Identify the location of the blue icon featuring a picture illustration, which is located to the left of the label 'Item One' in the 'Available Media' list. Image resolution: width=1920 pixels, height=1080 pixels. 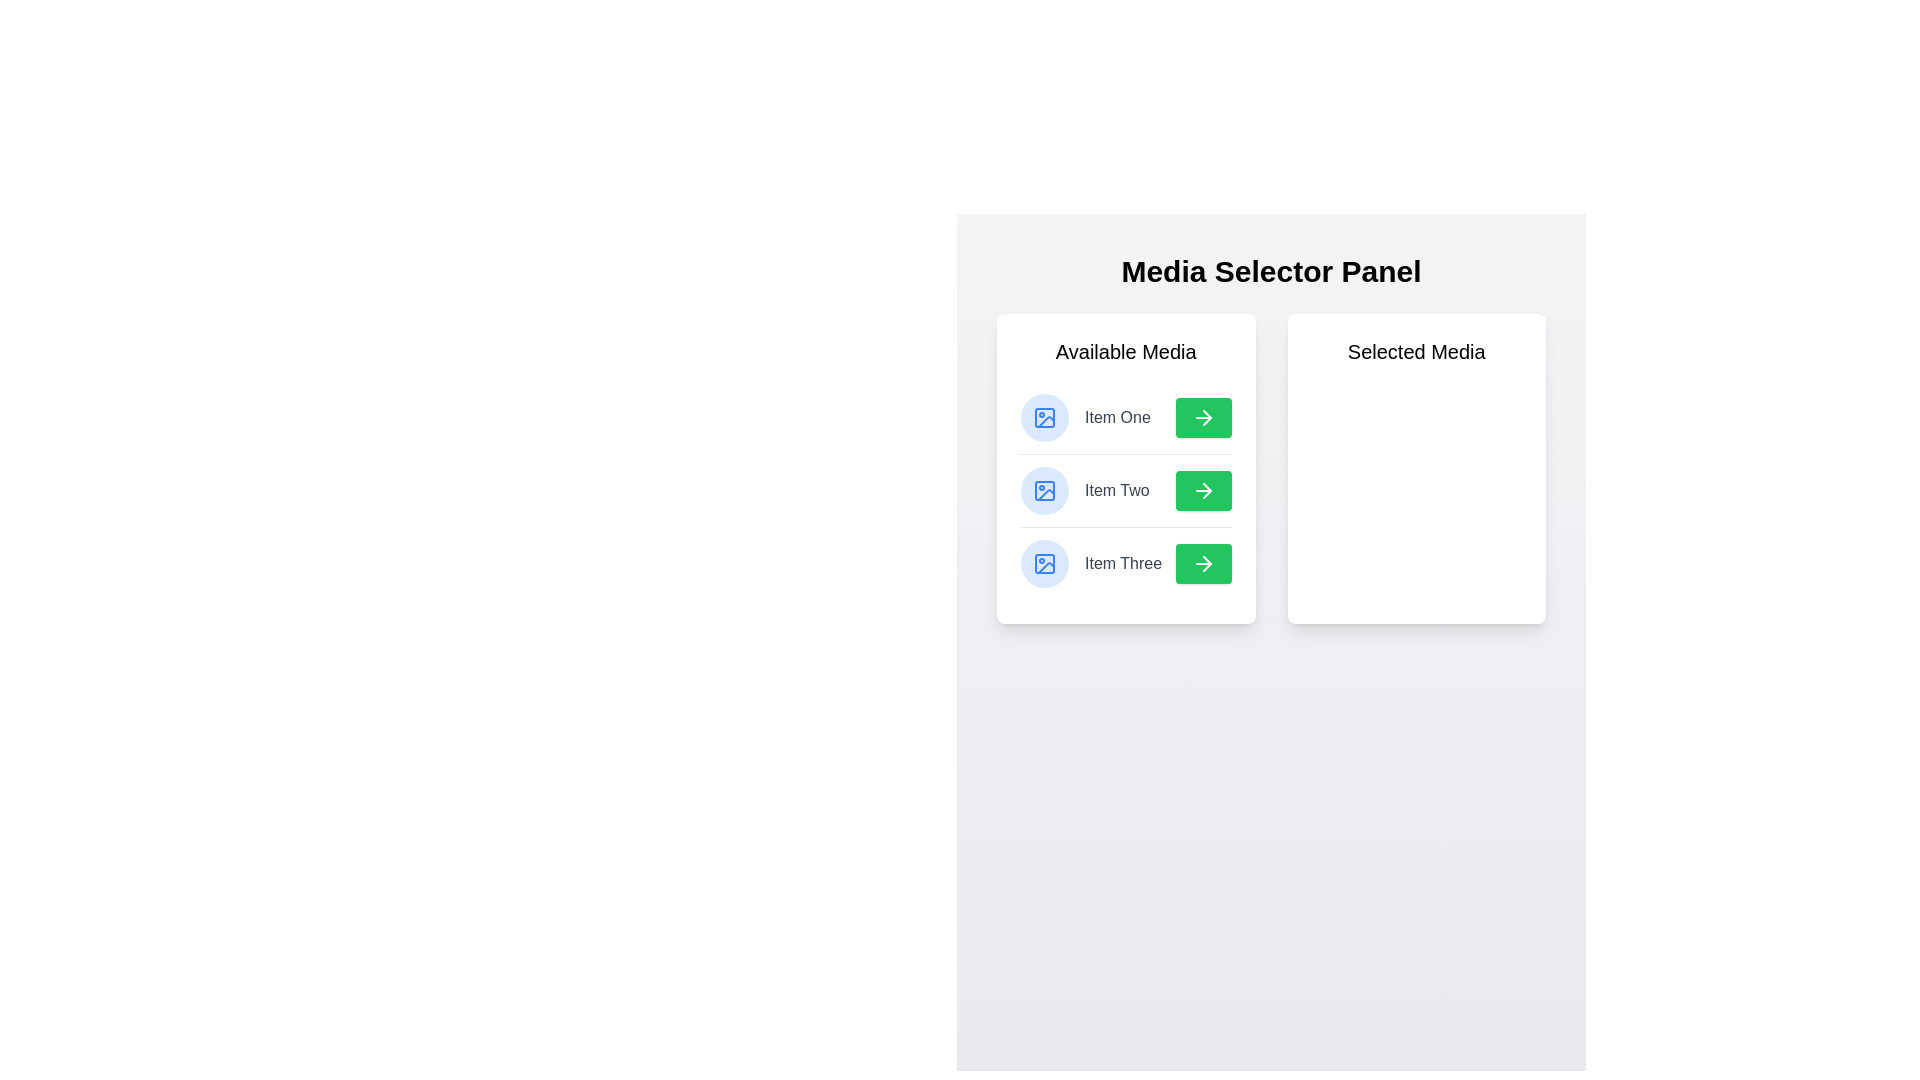
(1044, 416).